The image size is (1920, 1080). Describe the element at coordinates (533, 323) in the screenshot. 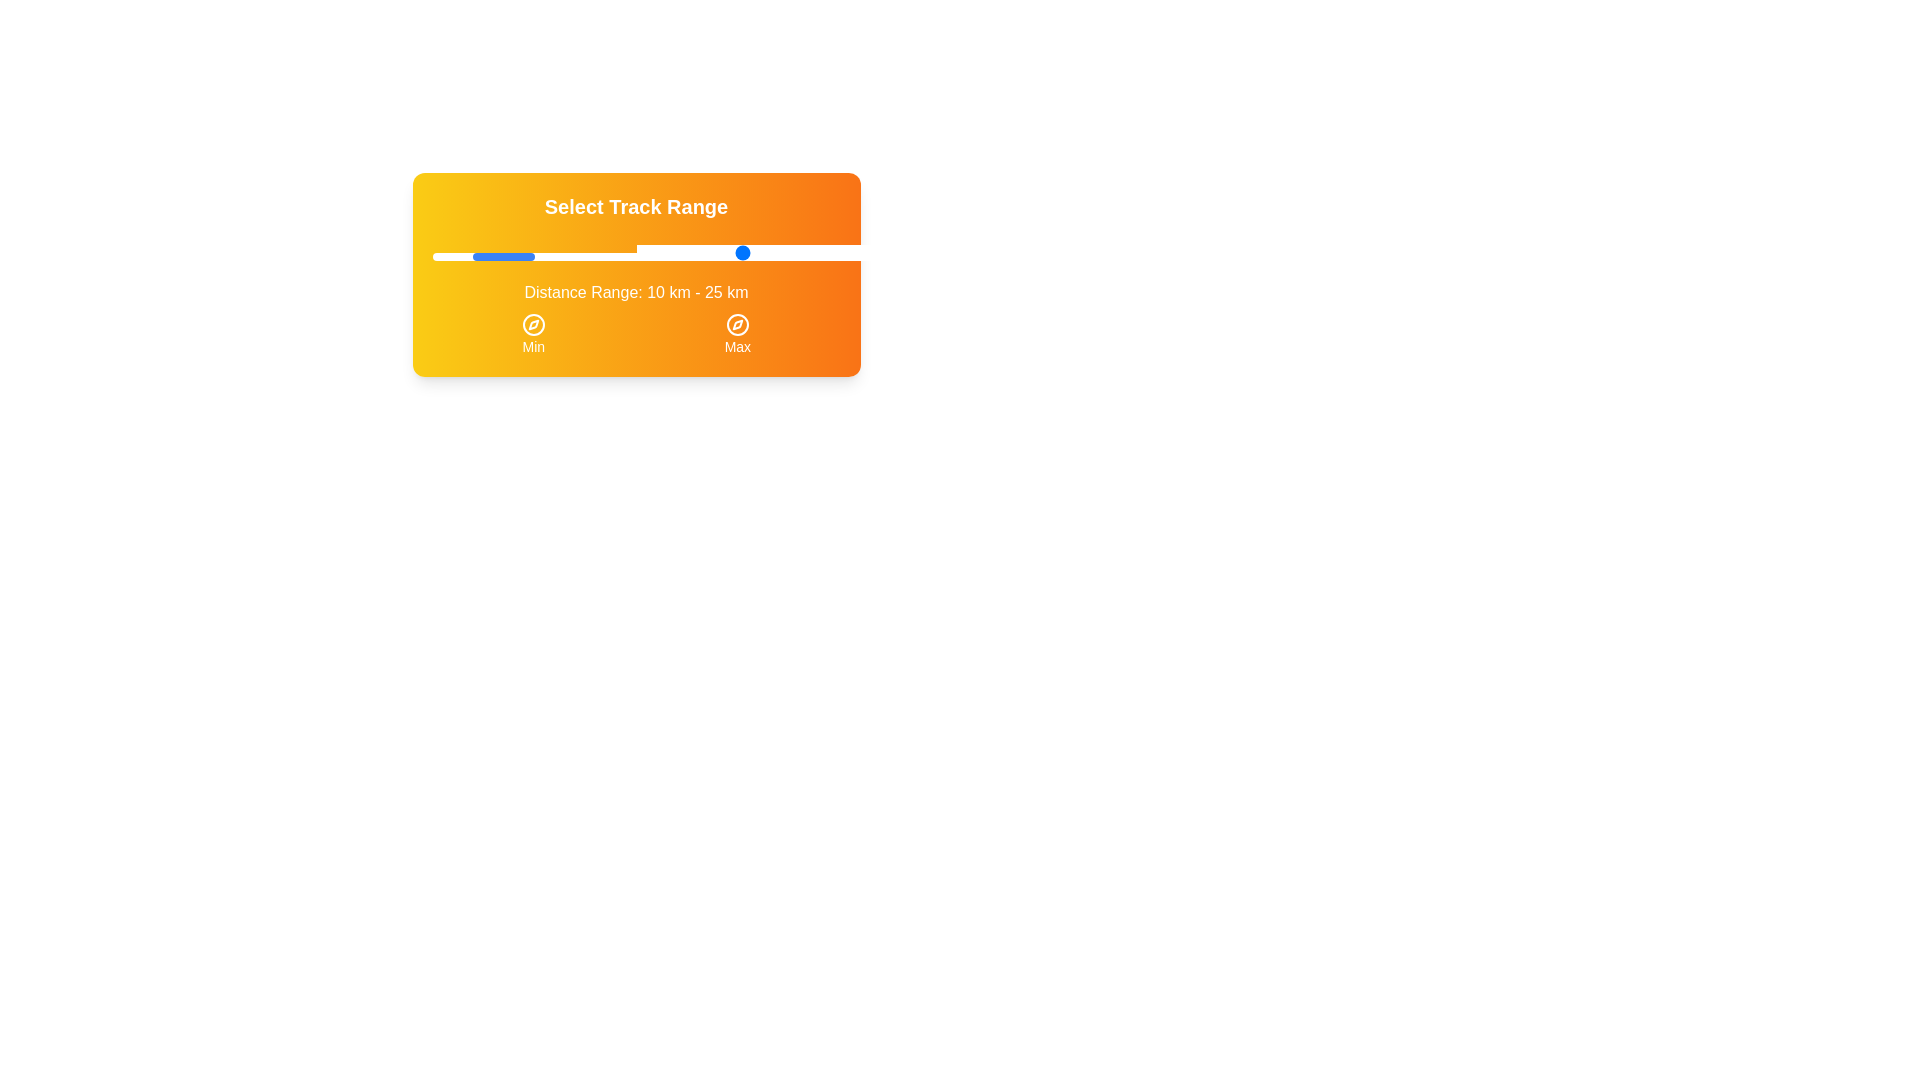

I see `the 'Min' value icon in the range selection interface, which is positioned to the left of the text 'Min' within an orange box under 'Distance Range: 10 km - 25 km'` at that location.